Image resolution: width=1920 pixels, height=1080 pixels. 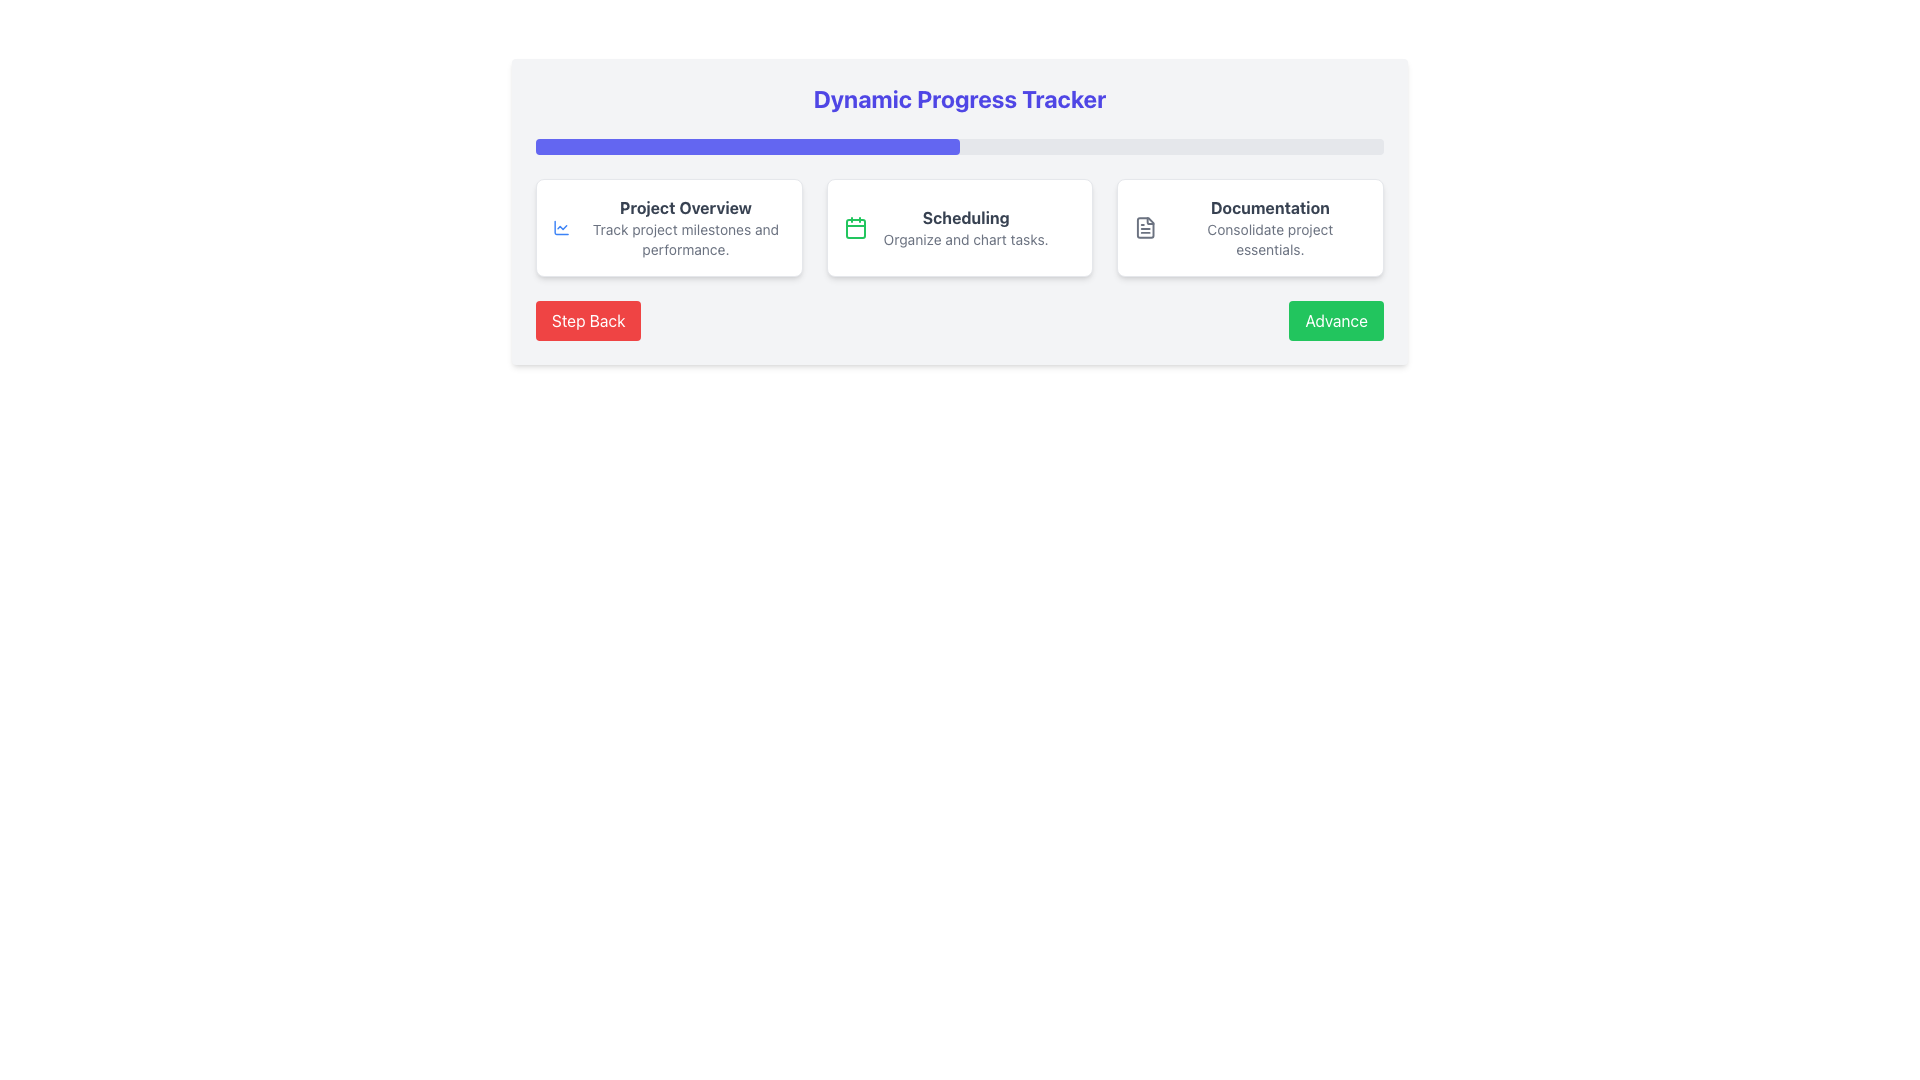 I want to click on the 'Project Overview' text element in the card component, so click(x=686, y=226).